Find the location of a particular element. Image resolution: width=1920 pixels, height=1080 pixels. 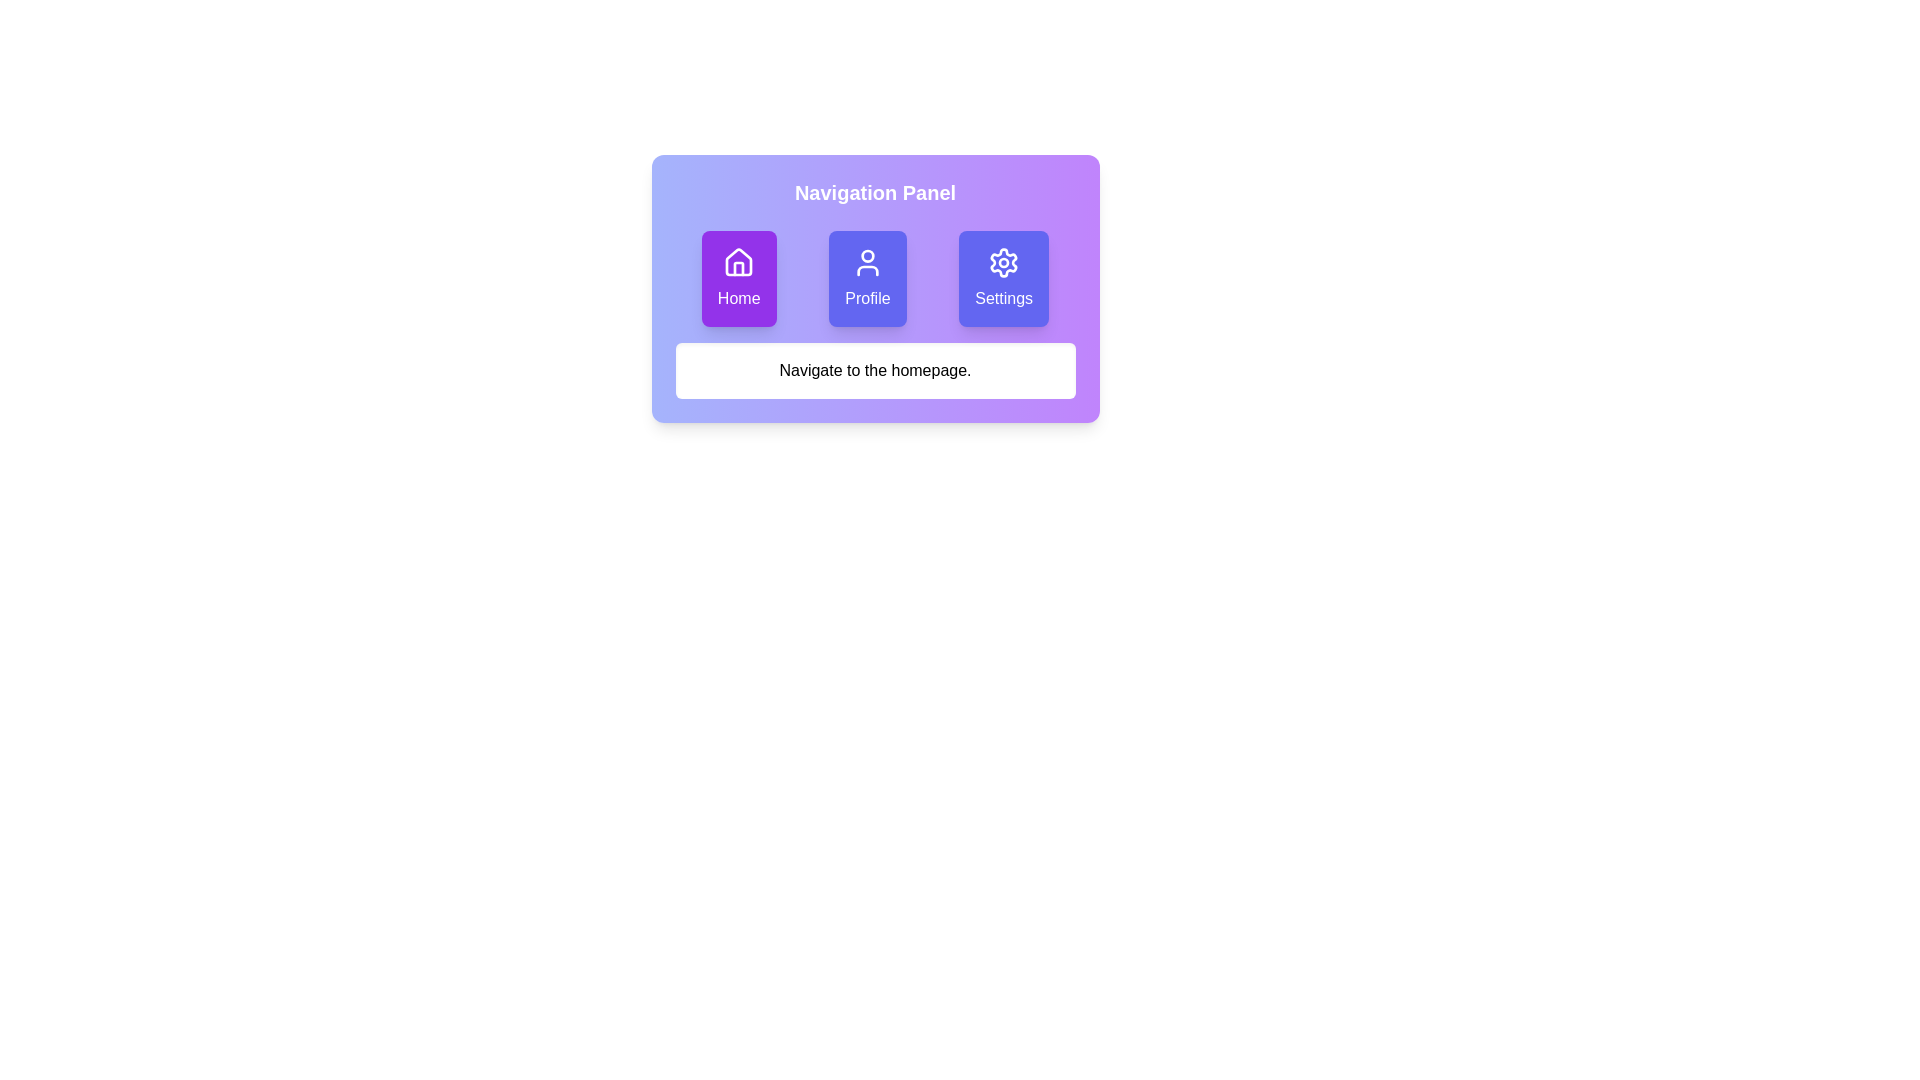

the Profile tab to view its description is located at coordinates (867, 278).